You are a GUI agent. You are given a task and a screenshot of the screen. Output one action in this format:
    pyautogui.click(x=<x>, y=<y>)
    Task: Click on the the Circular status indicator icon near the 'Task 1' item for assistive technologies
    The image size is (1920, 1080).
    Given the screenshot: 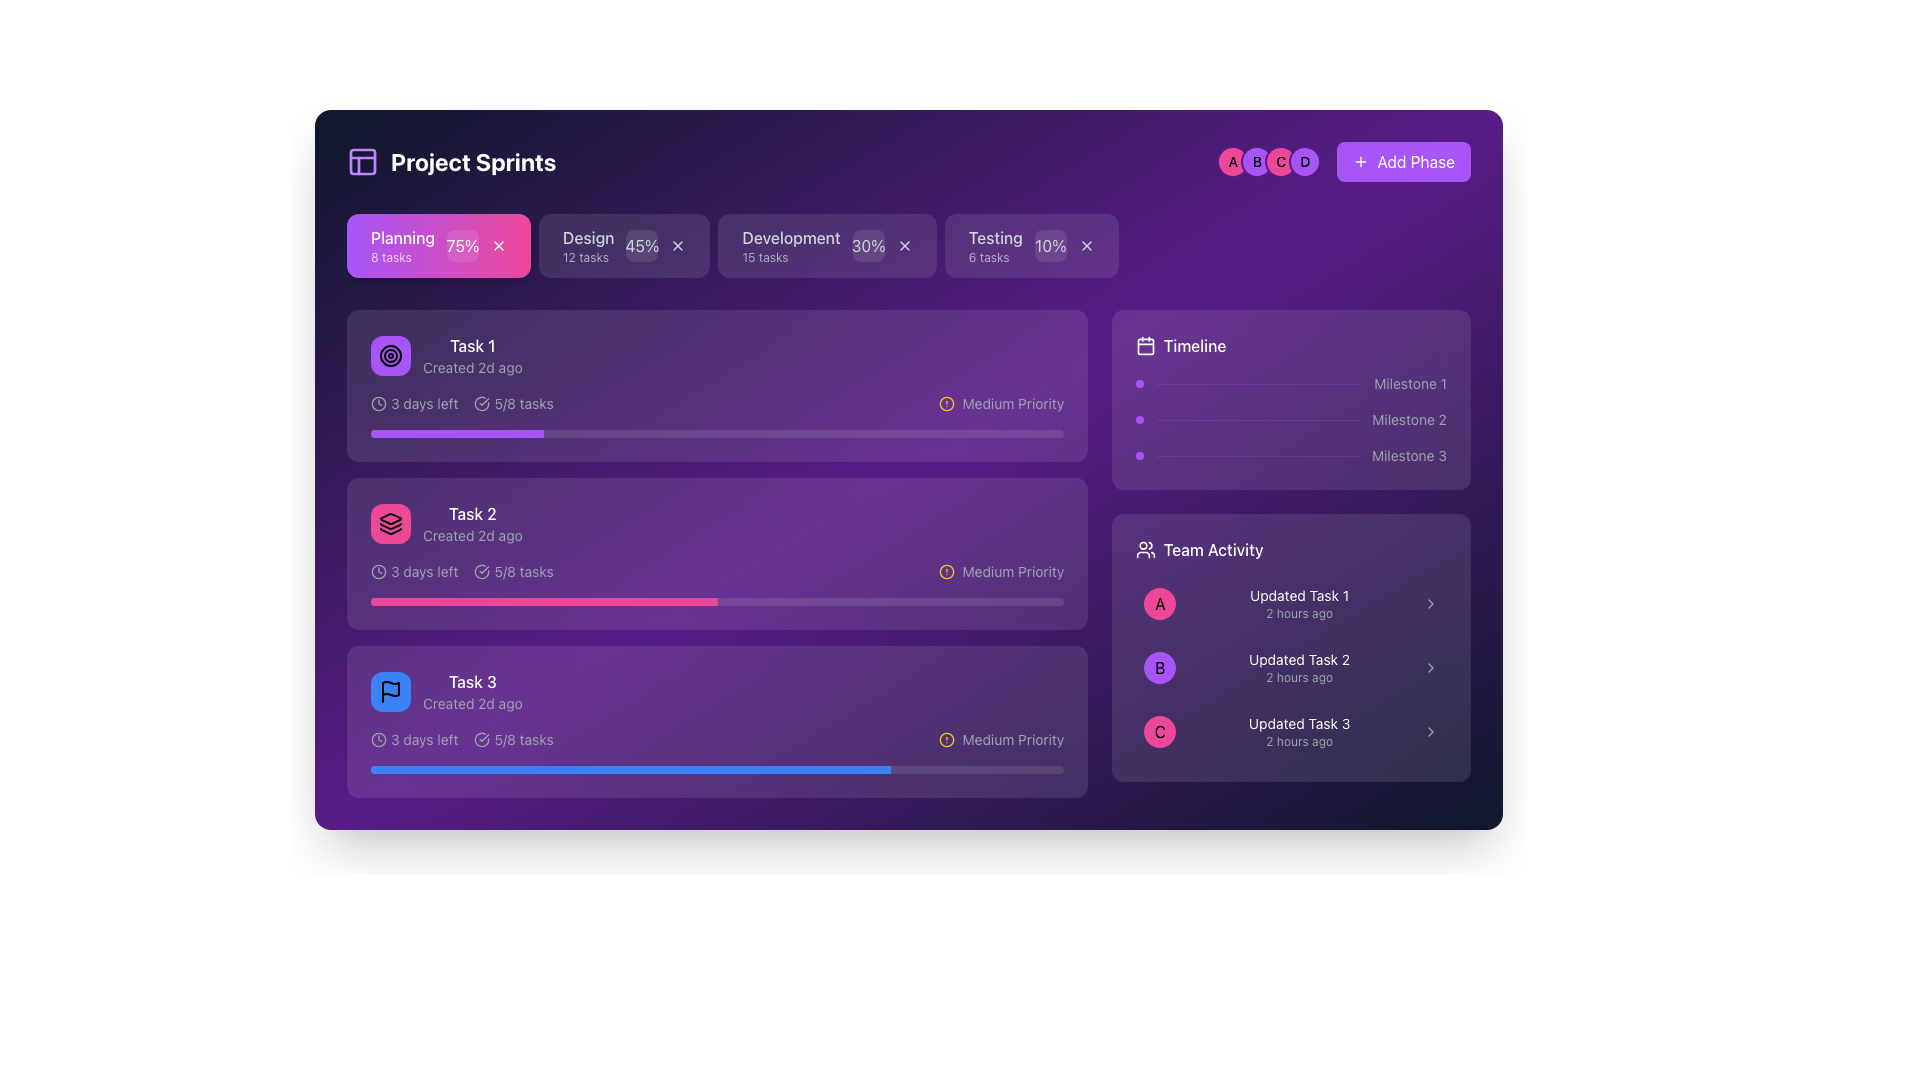 What is the action you would take?
    pyautogui.click(x=482, y=404)
    